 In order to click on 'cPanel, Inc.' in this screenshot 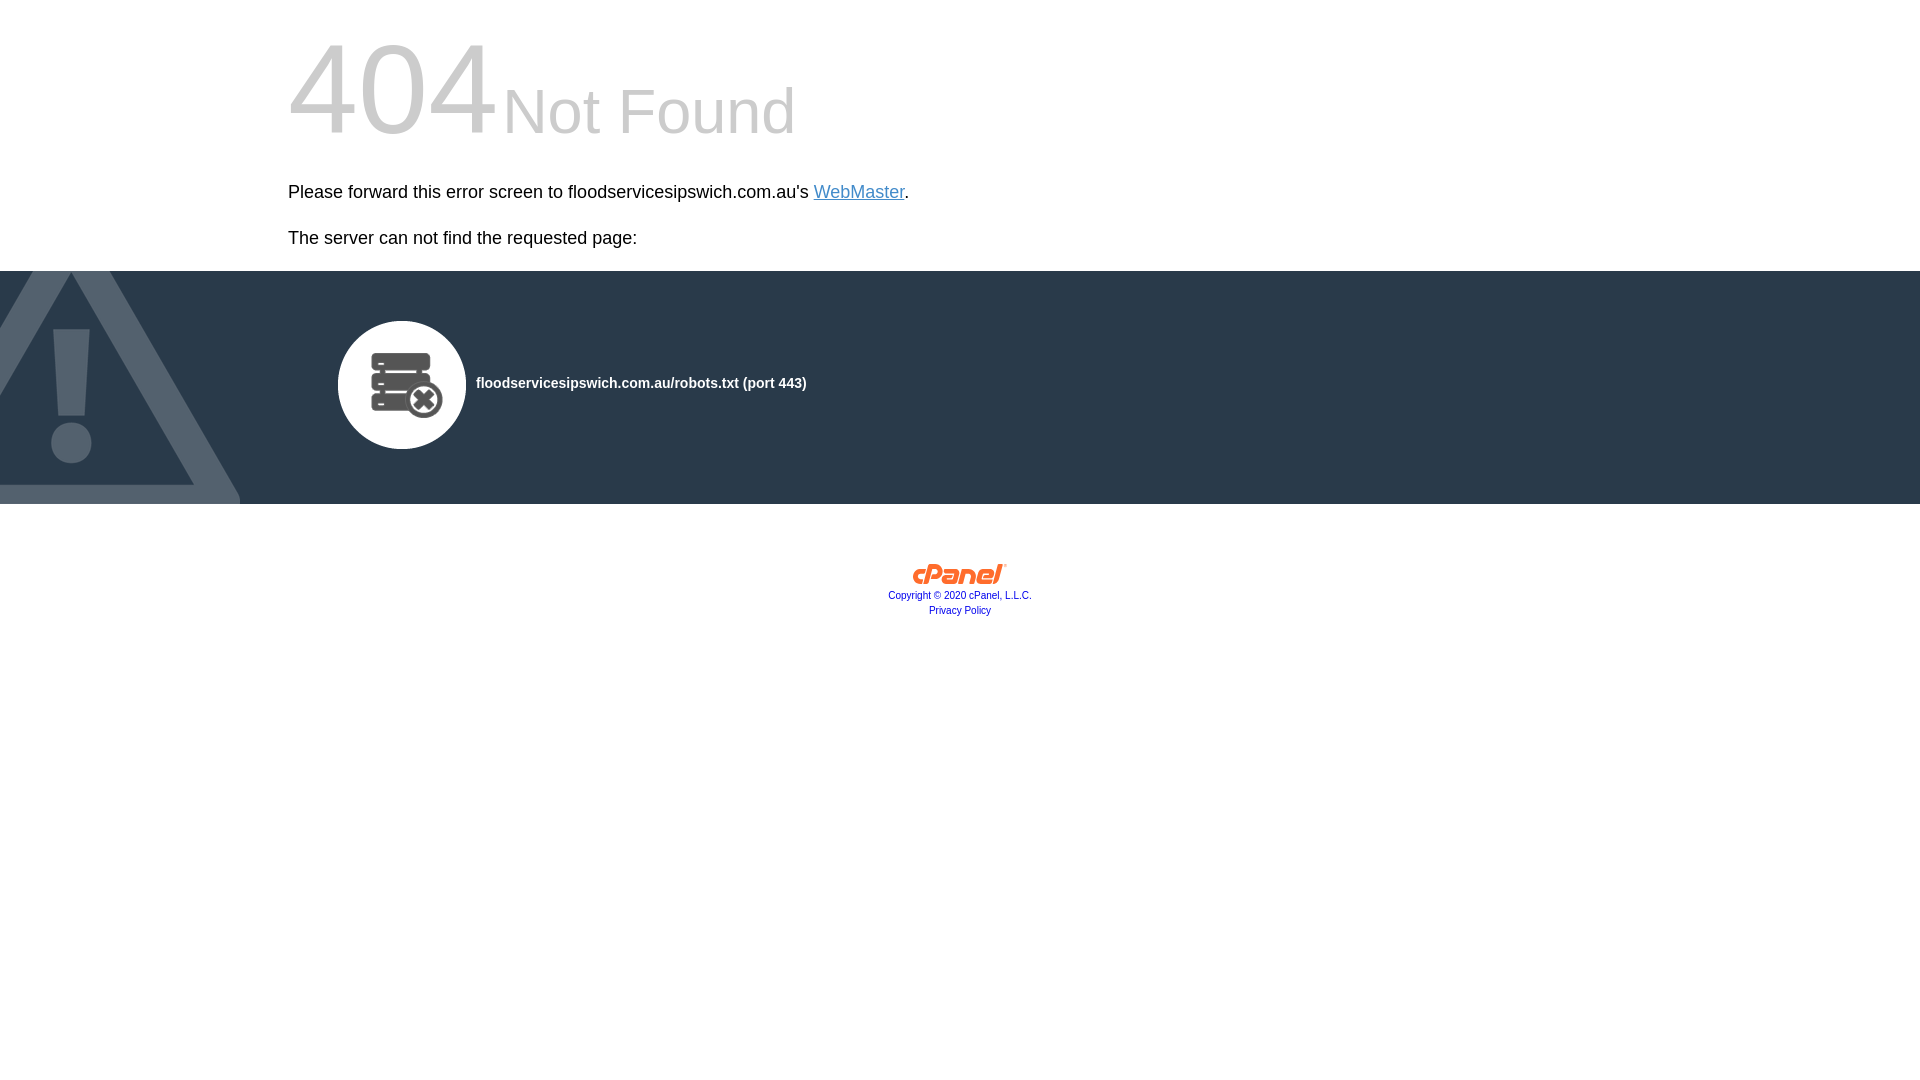, I will do `click(911, 578)`.